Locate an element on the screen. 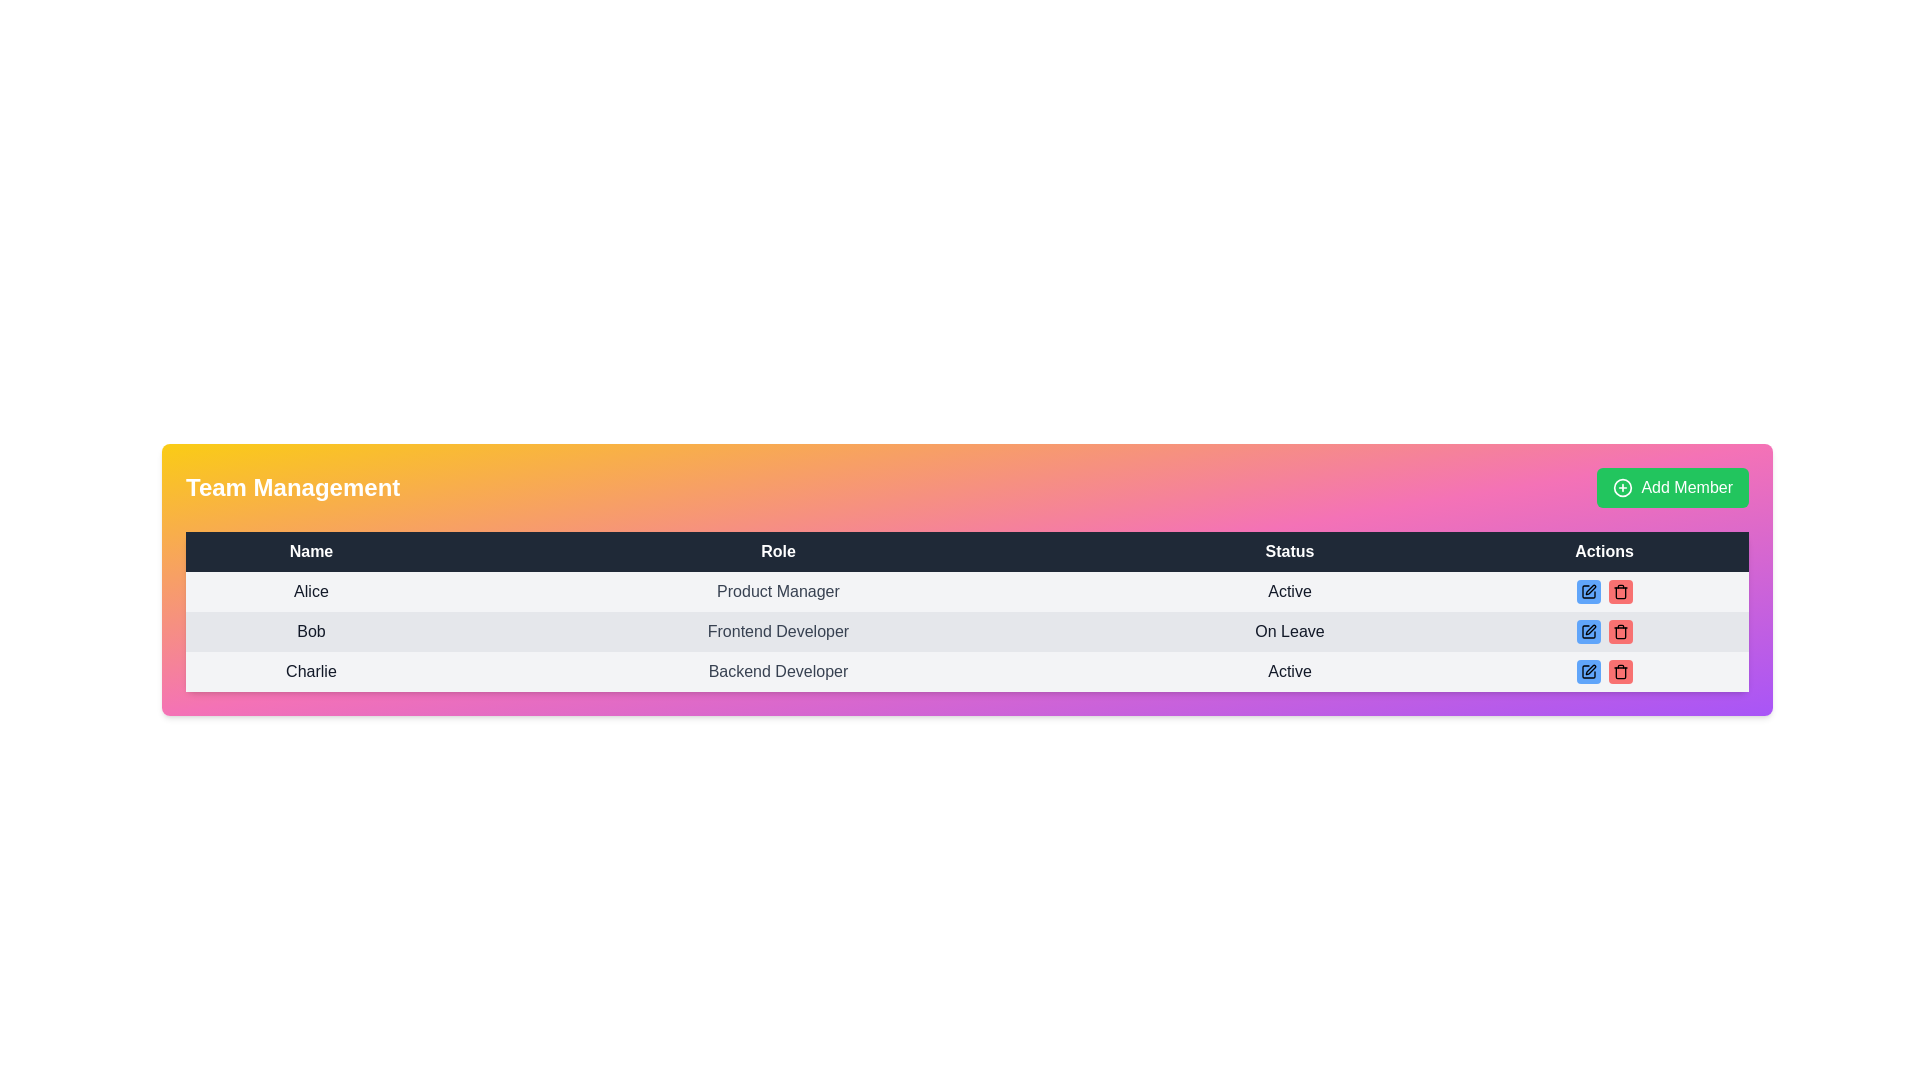 Image resolution: width=1920 pixels, height=1080 pixels. the trash bin icon button is located at coordinates (1620, 590).